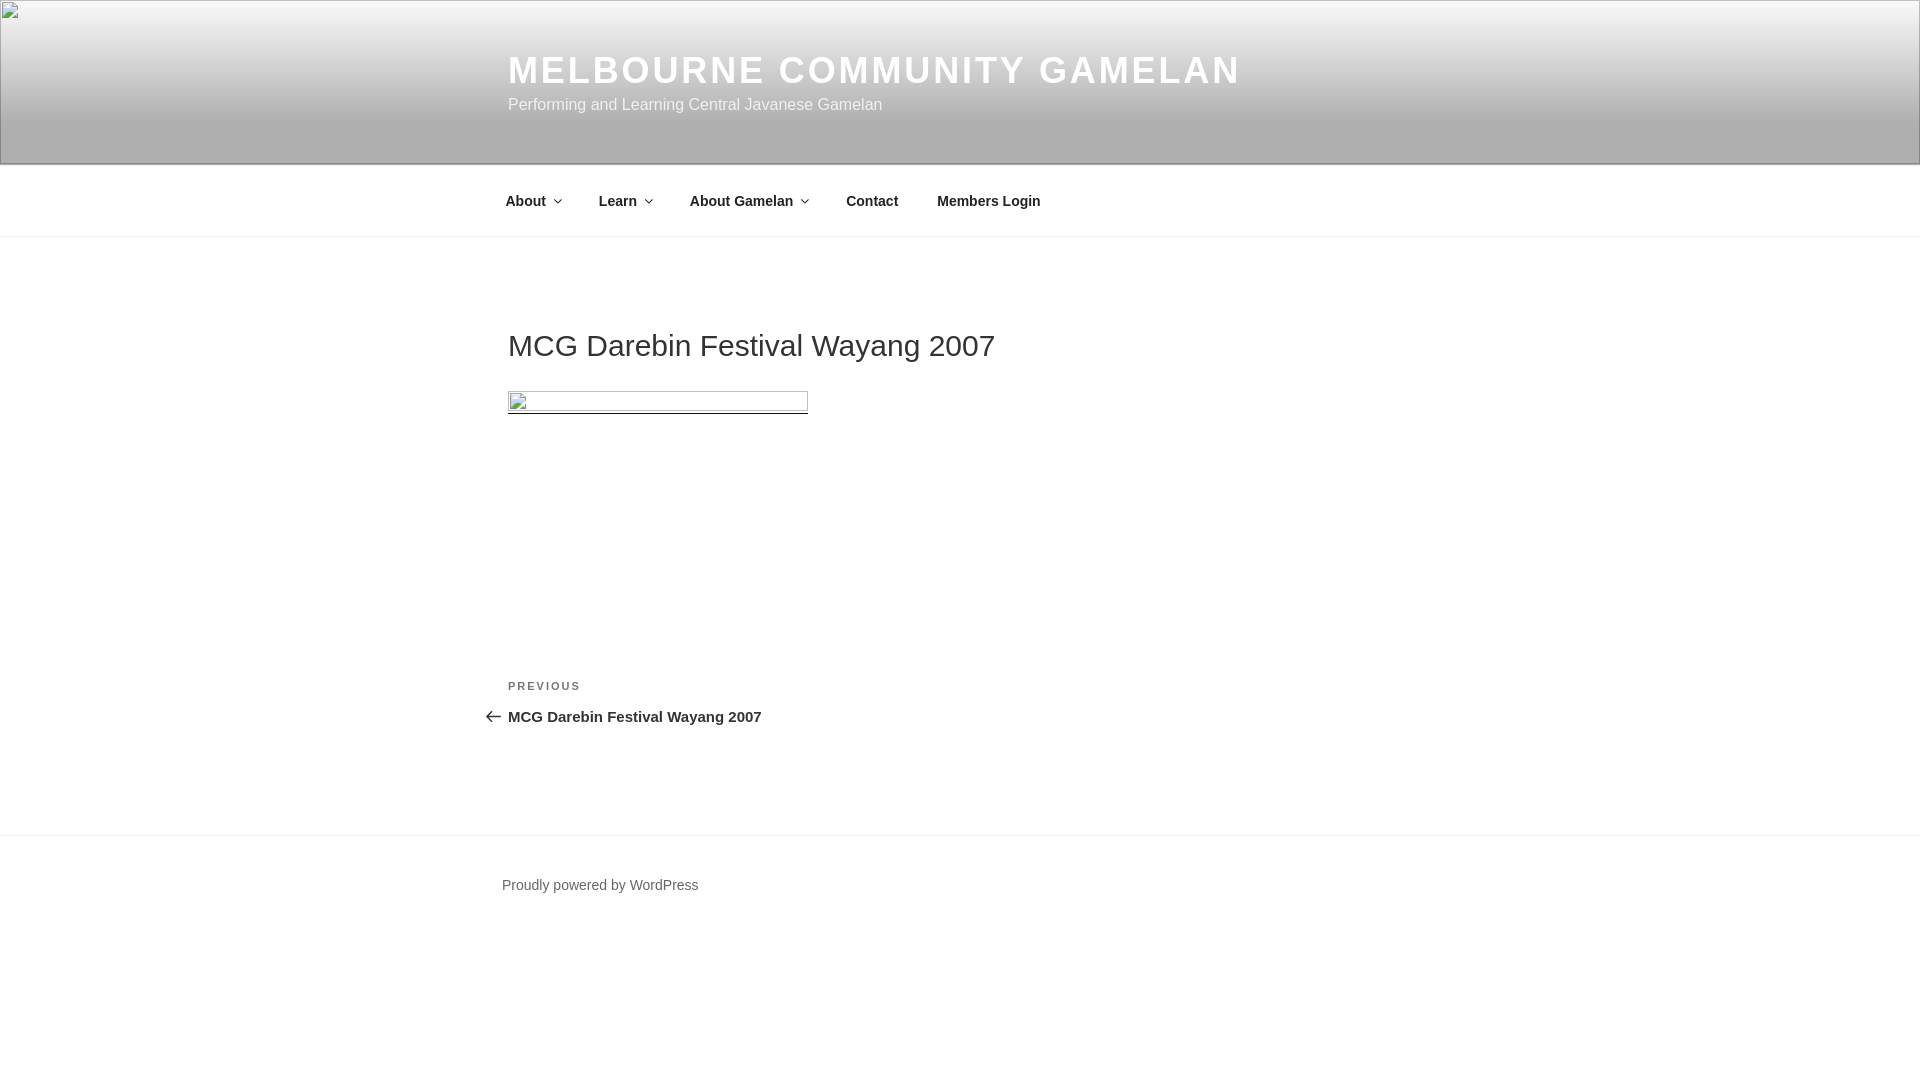 This screenshot has width=1920, height=1080. I want to click on 'MELBOURNE COMMUNITY GAMELAN', so click(874, 69).